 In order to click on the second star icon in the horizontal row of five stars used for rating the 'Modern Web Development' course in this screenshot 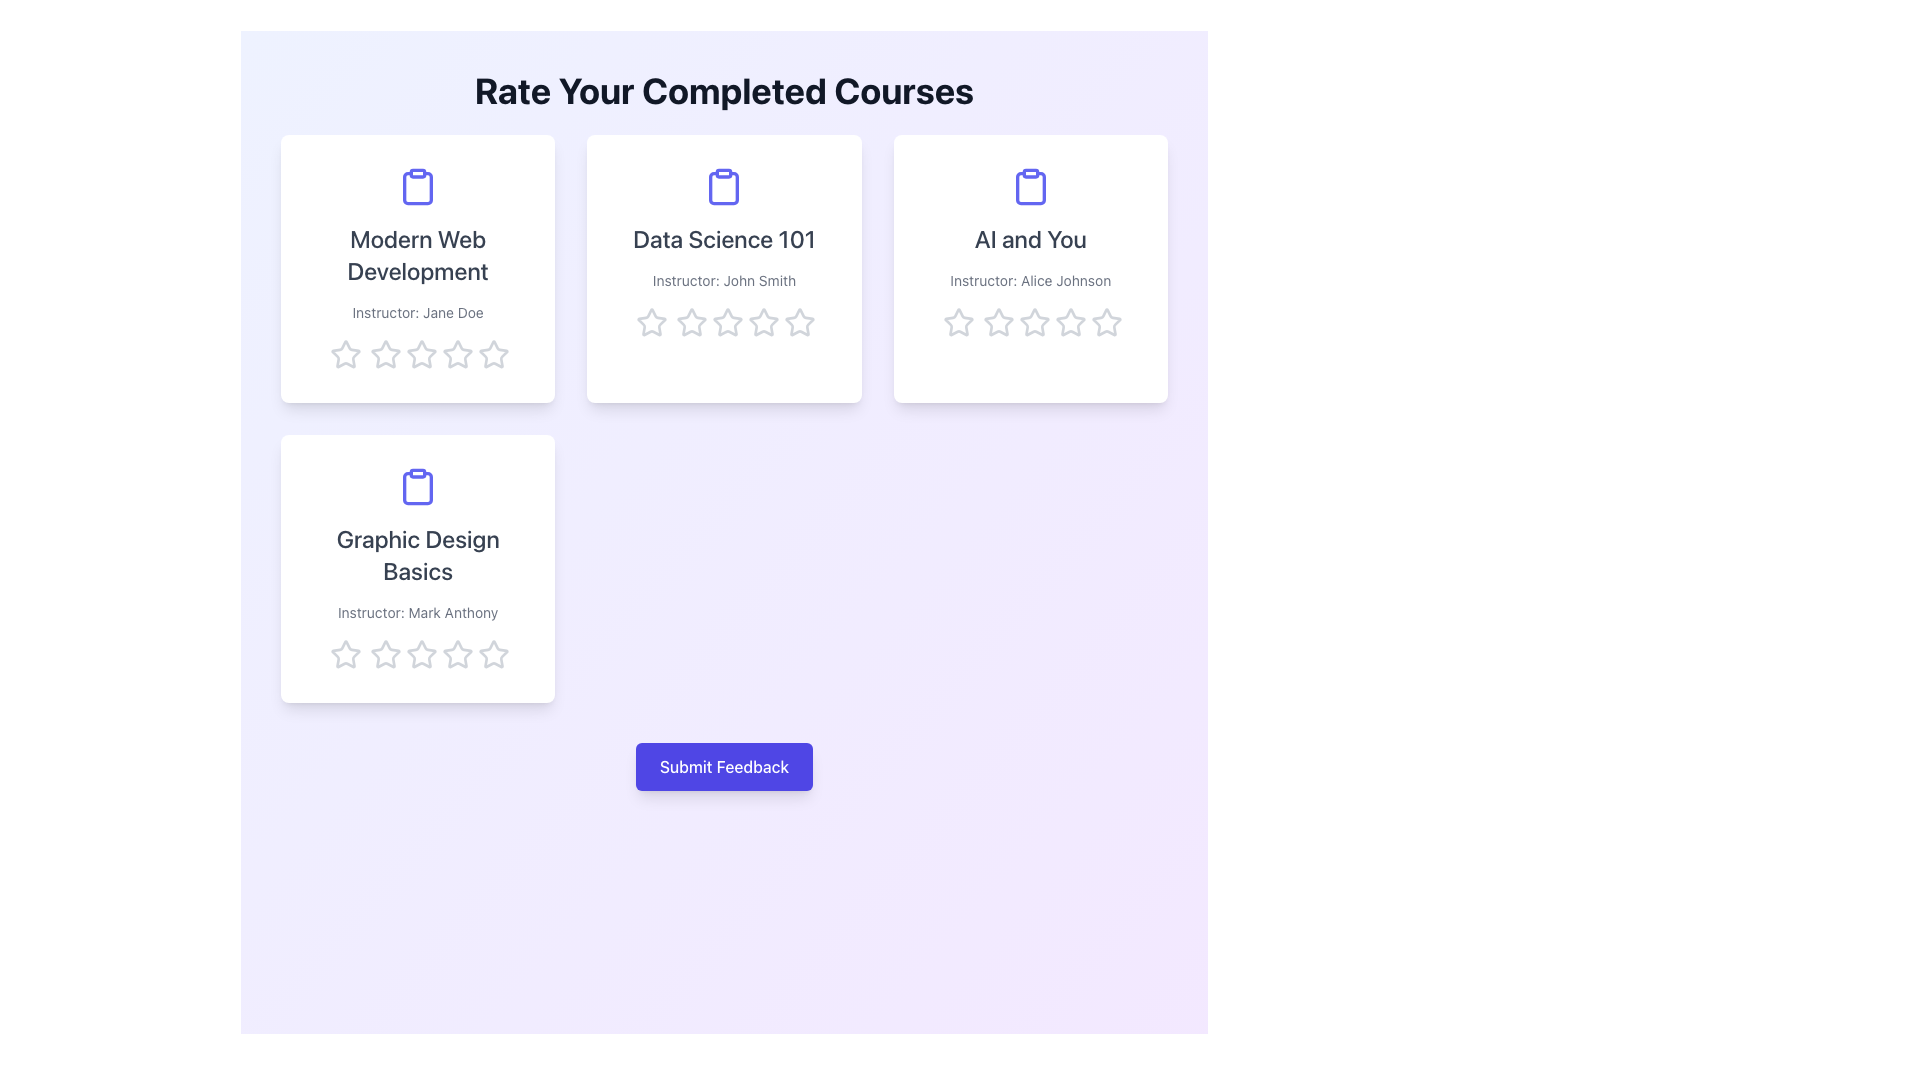, I will do `click(421, 353)`.